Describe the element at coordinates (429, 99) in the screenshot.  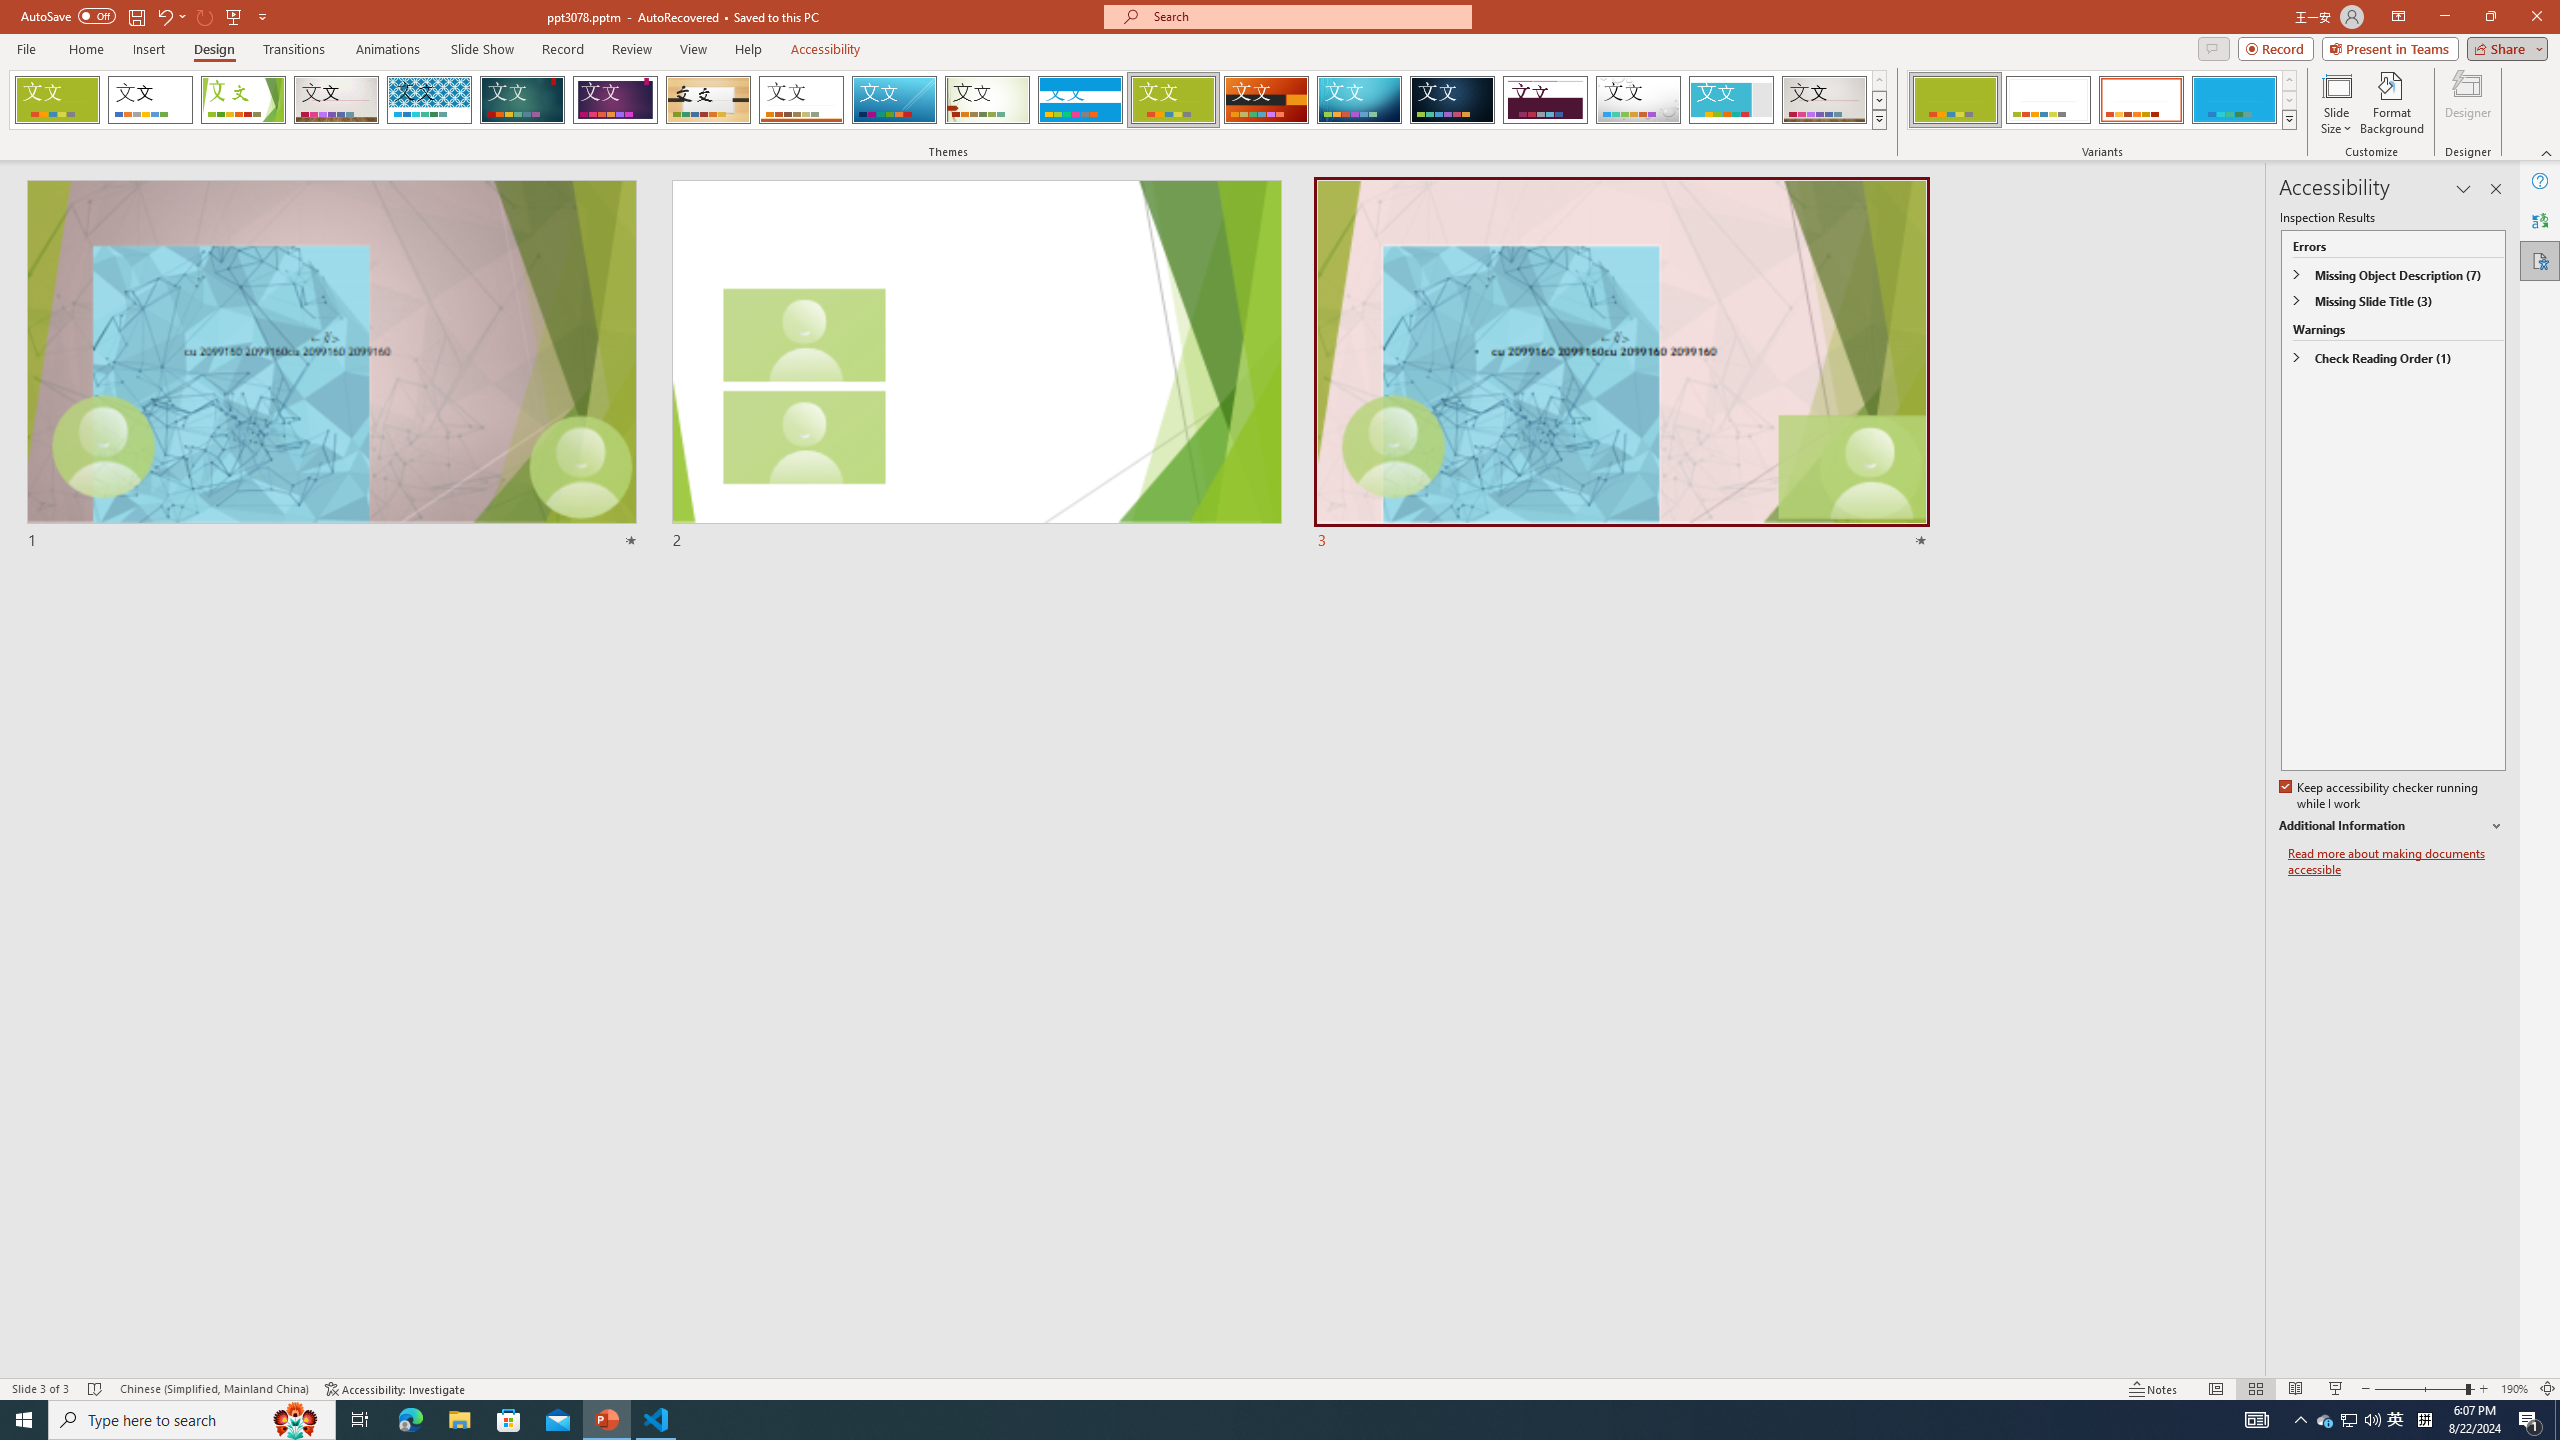
I see `'Integral'` at that location.